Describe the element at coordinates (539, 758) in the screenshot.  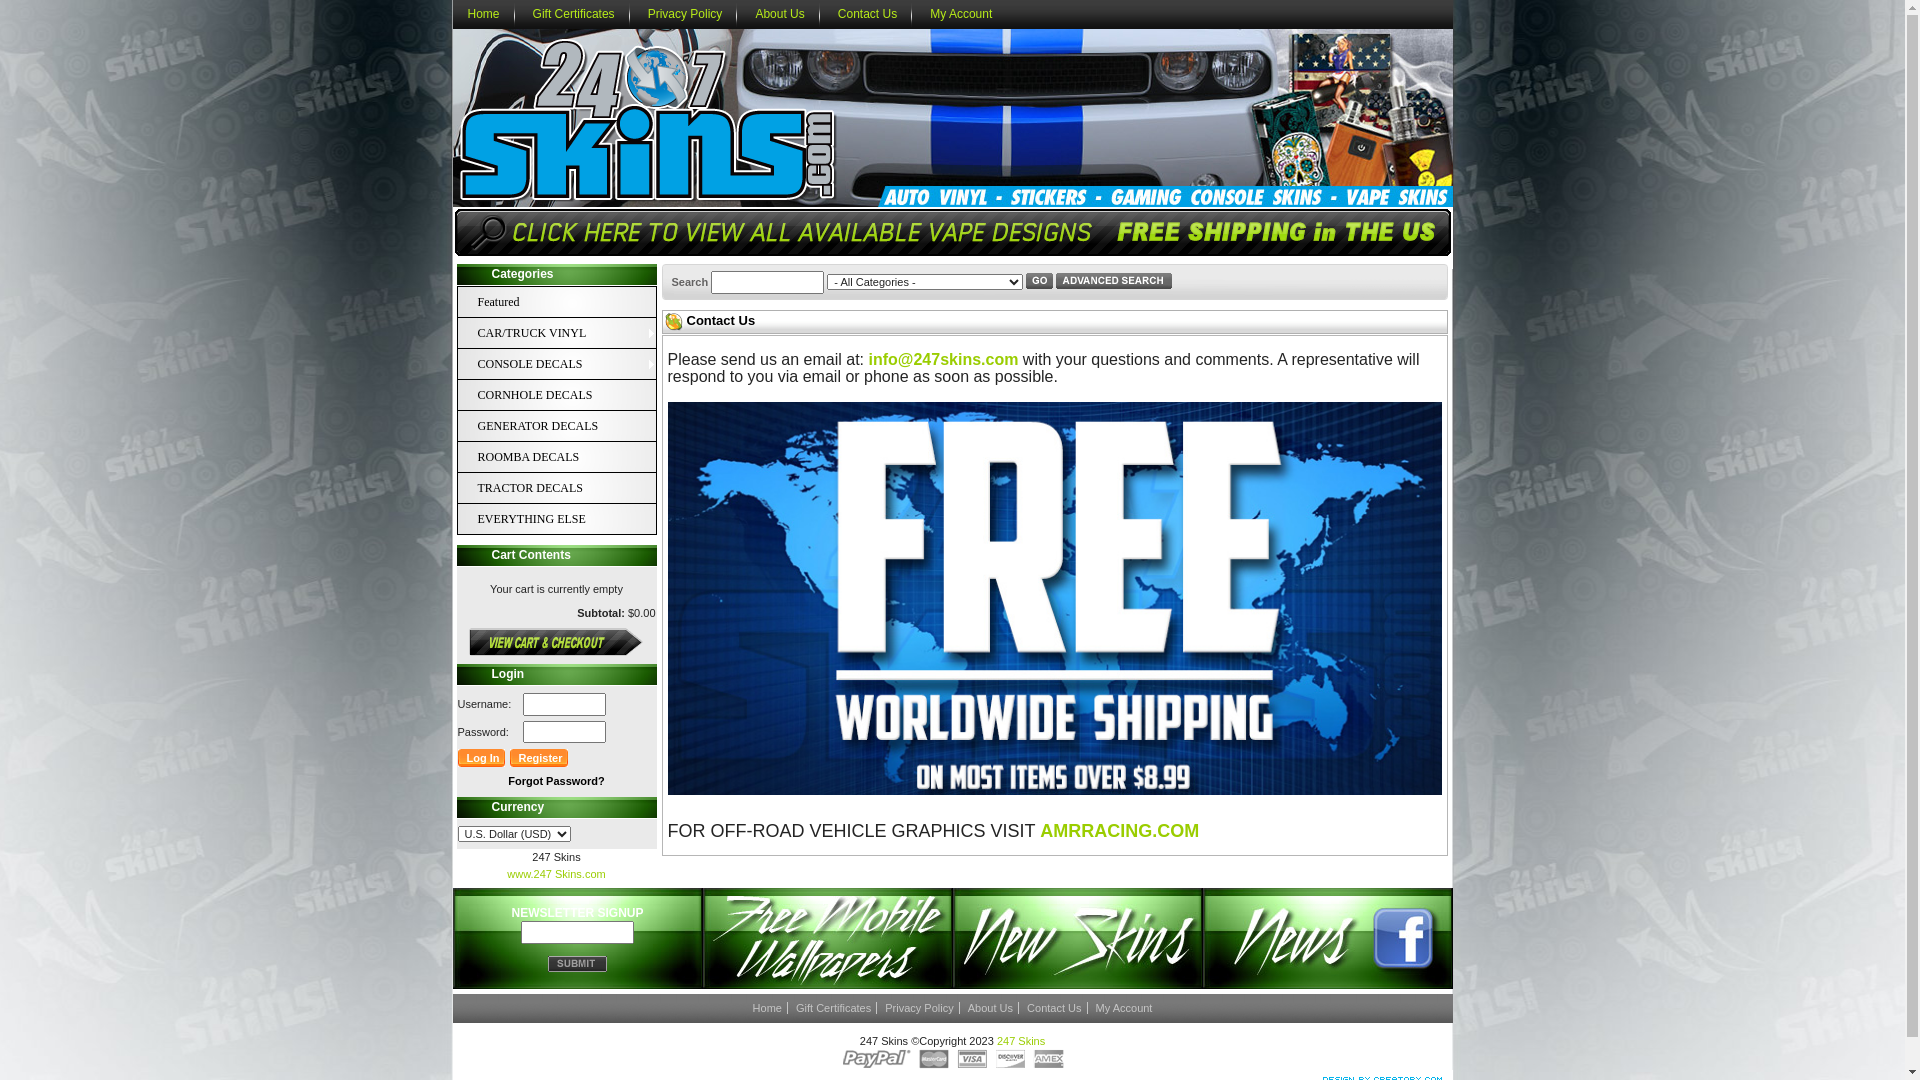
I see `'Register'` at that location.